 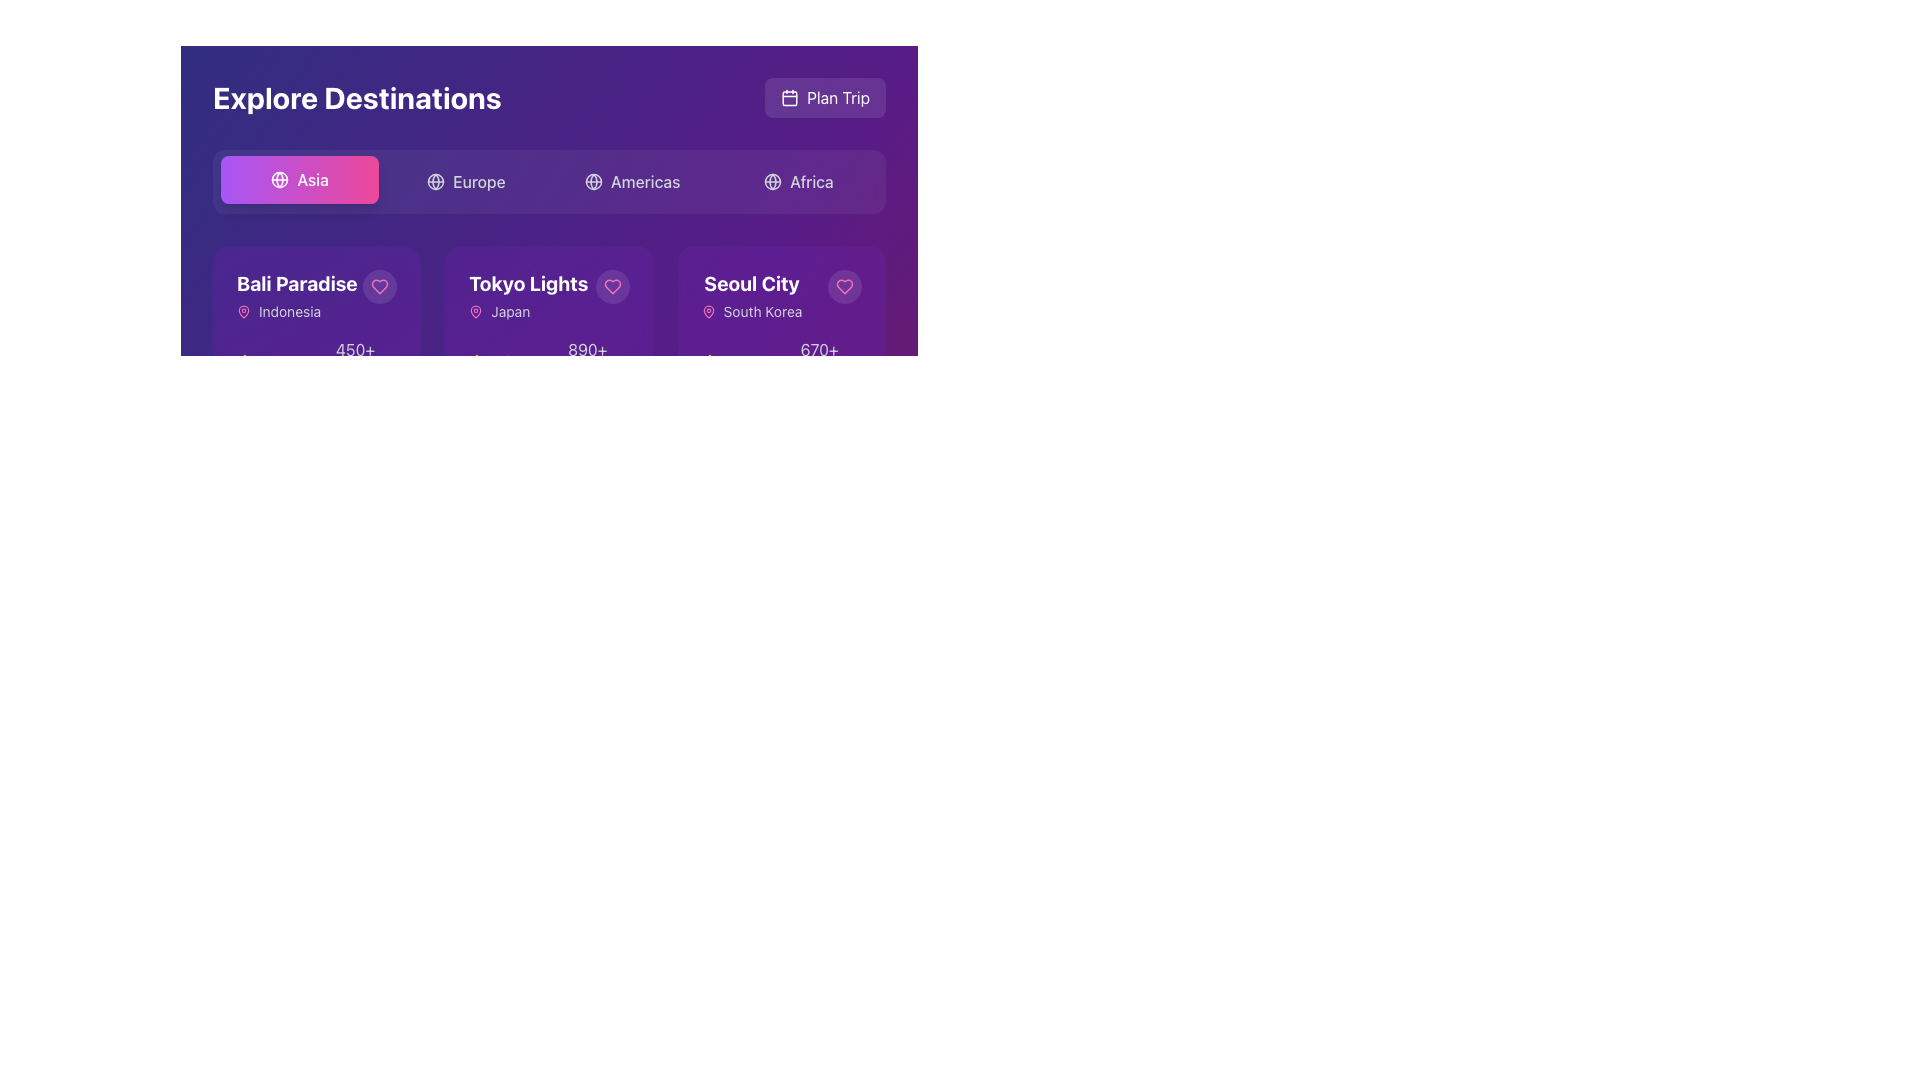 What do you see at coordinates (732, 362) in the screenshot?
I see `the numerical text display element '4.7', which is styled with a white font and located near a yellow star icon in the 'Explore Destinations' section of the 'Seoul City' card` at bounding box center [732, 362].